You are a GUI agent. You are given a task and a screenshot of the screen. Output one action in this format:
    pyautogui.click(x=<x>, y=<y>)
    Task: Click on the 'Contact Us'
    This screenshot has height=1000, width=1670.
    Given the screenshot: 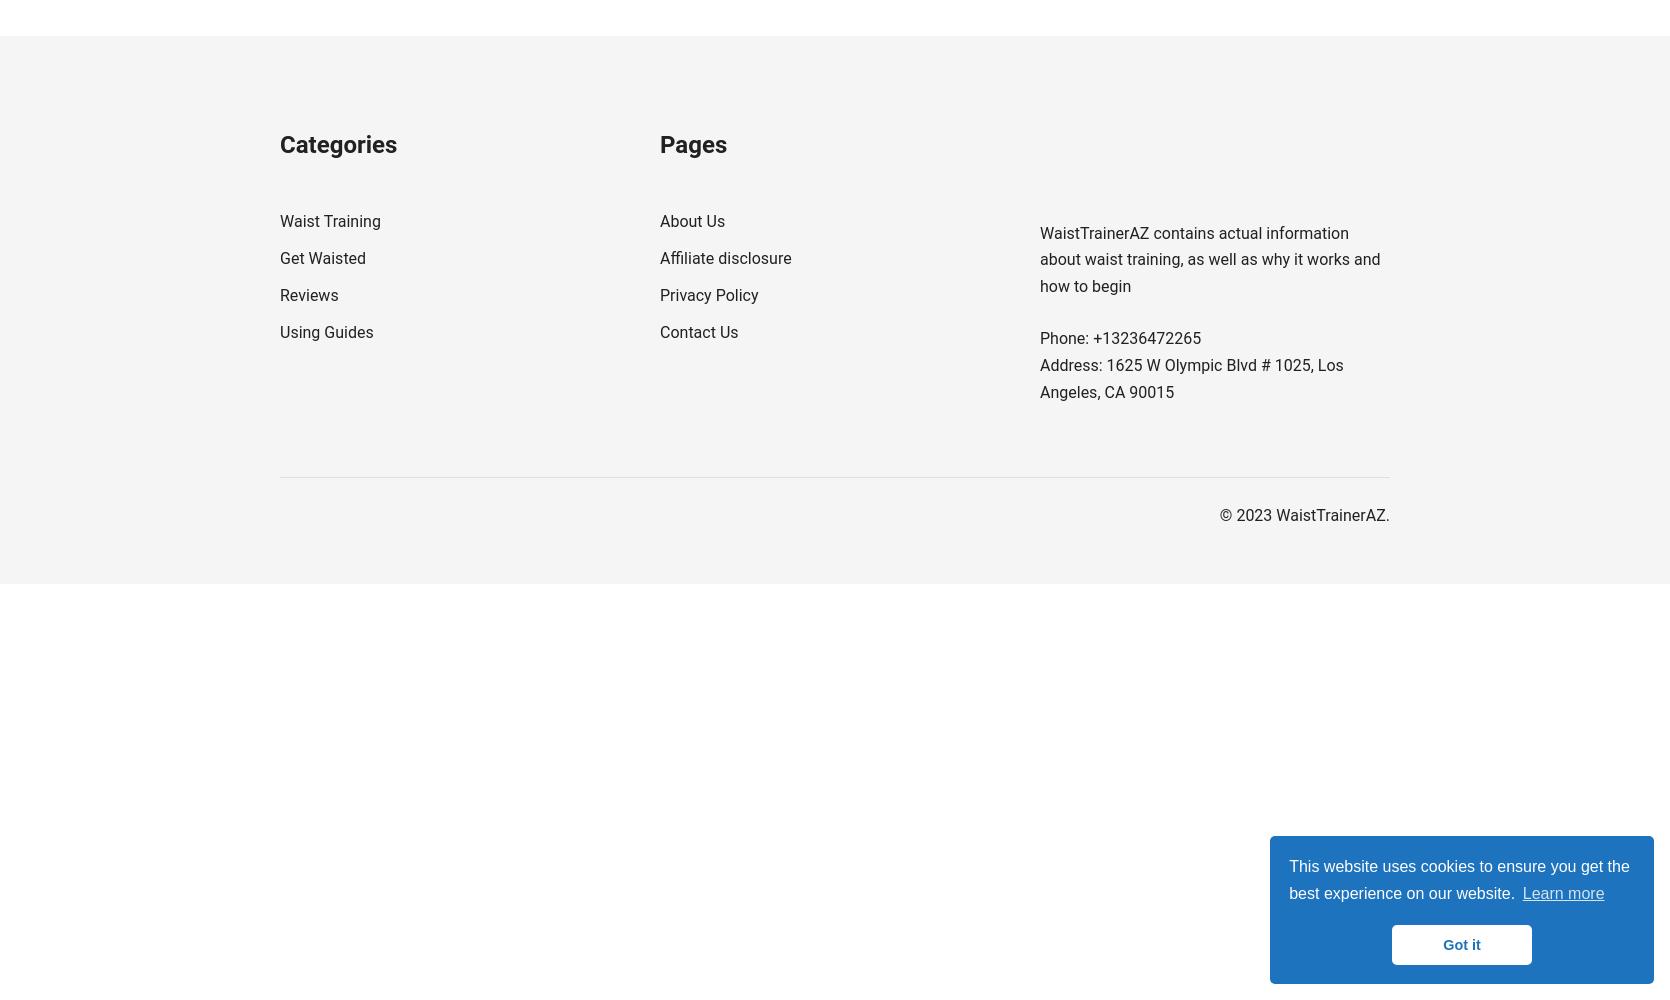 What is the action you would take?
    pyautogui.click(x=699, y=330)
    